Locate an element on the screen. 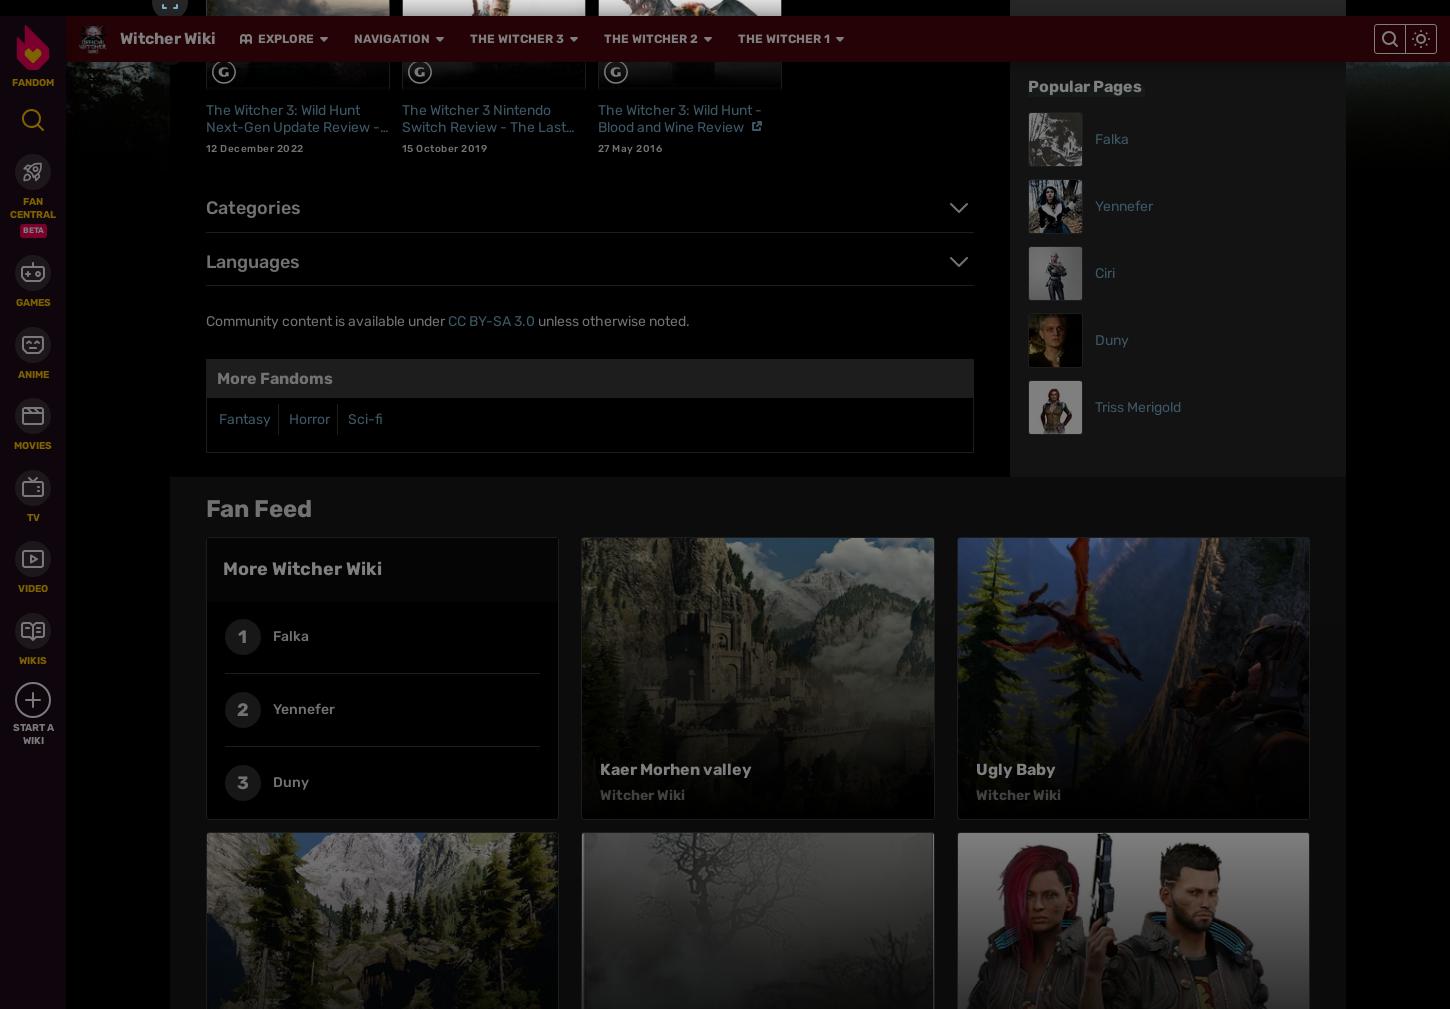 The width and height of the screenshot is (1450, 1009). 'About' is located at coordinates (536, 634).